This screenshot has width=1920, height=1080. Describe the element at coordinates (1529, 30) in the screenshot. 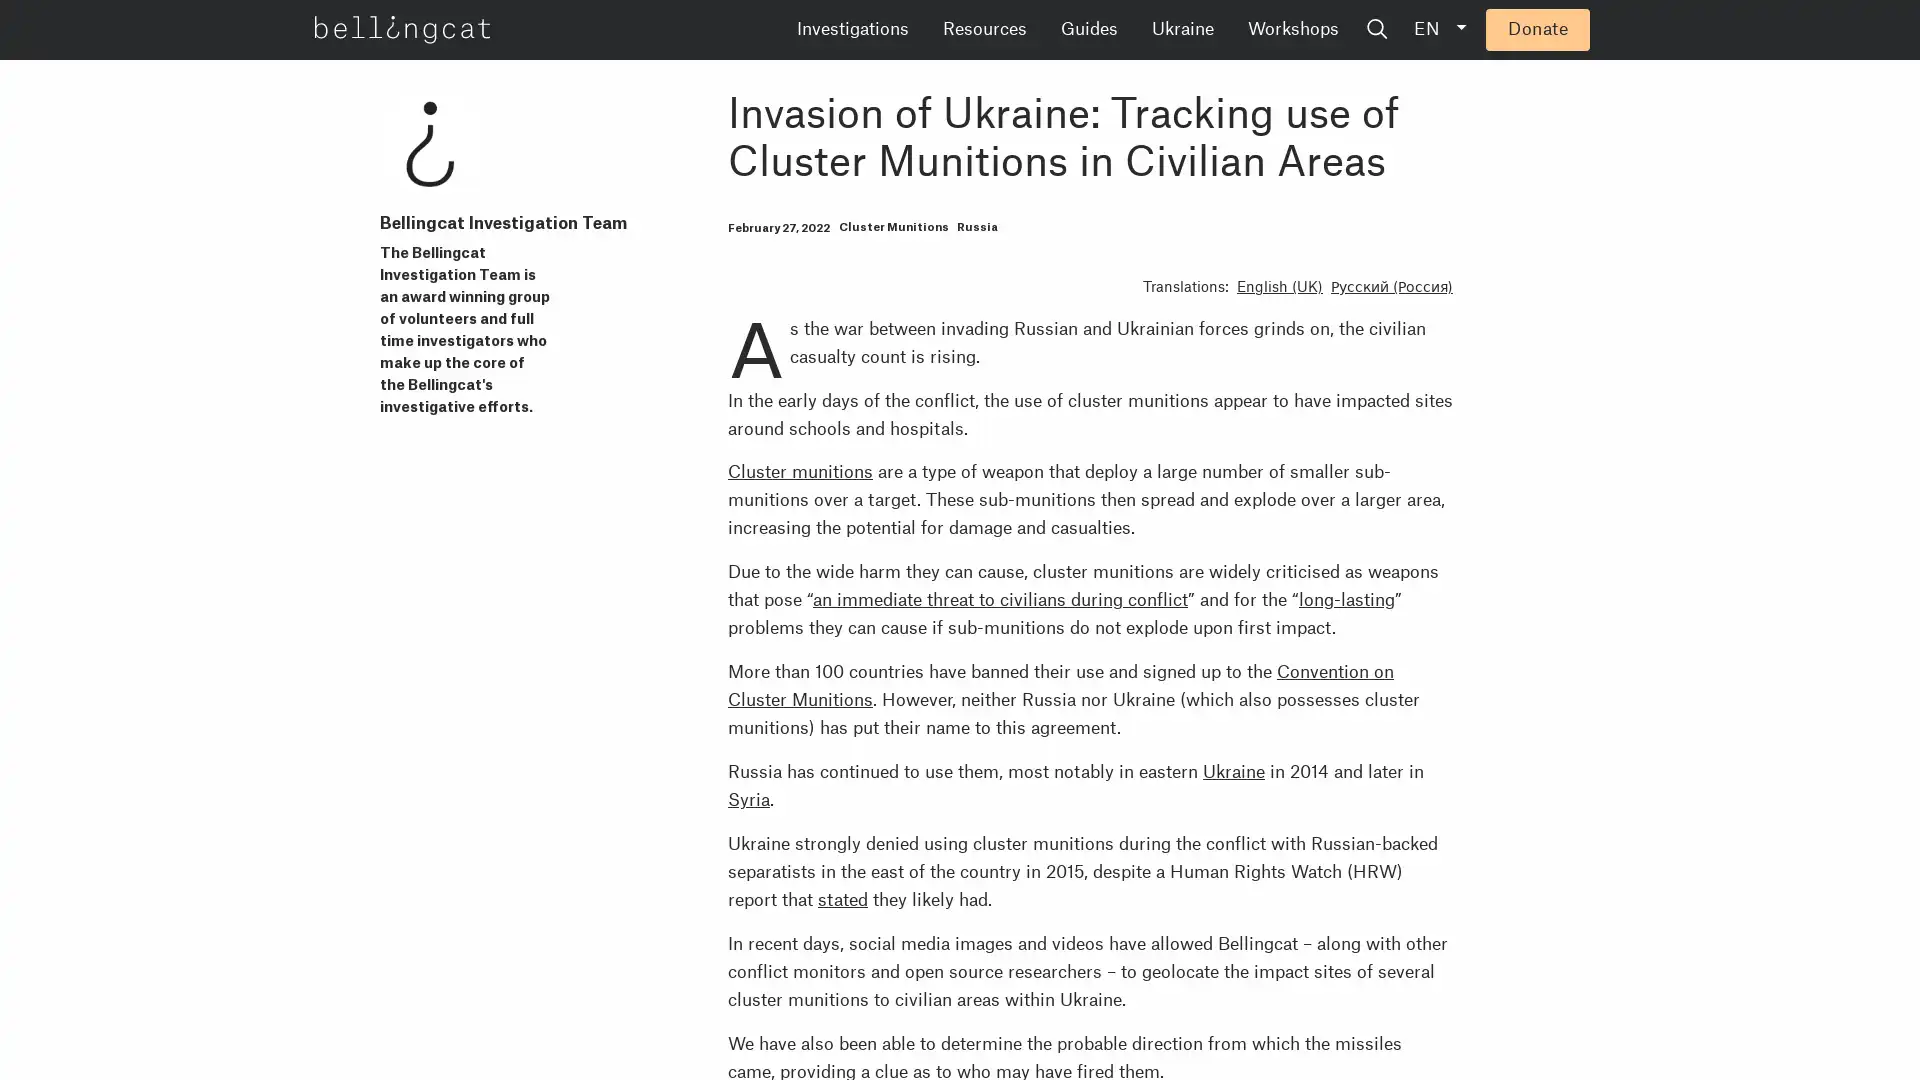

I see `Search` at that location.